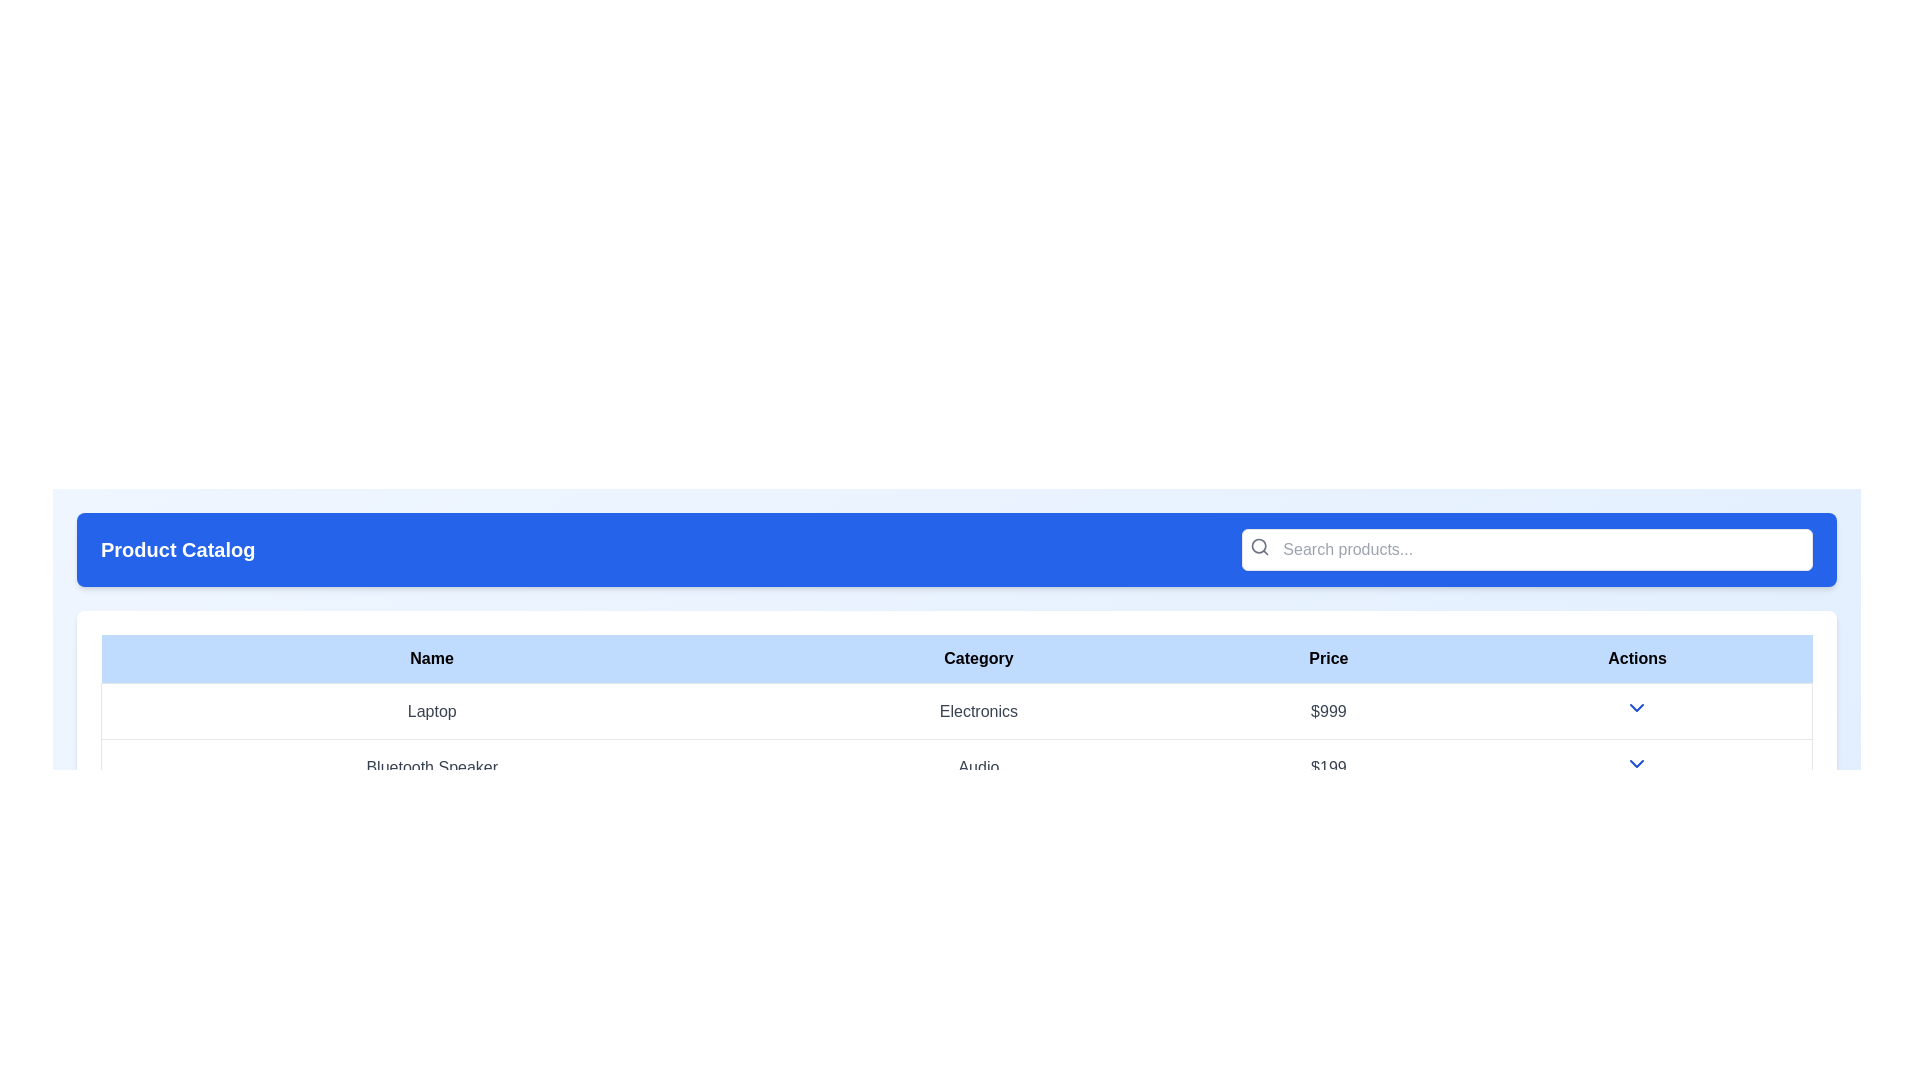 The height and width of the screenshot is (1080, 1920). Describe the element at coordinates (431, 659) in the screenshot. I see `the header text label for the 'Name' column in the Product Catalog table, which is the first header in a row of four headers` at that location.